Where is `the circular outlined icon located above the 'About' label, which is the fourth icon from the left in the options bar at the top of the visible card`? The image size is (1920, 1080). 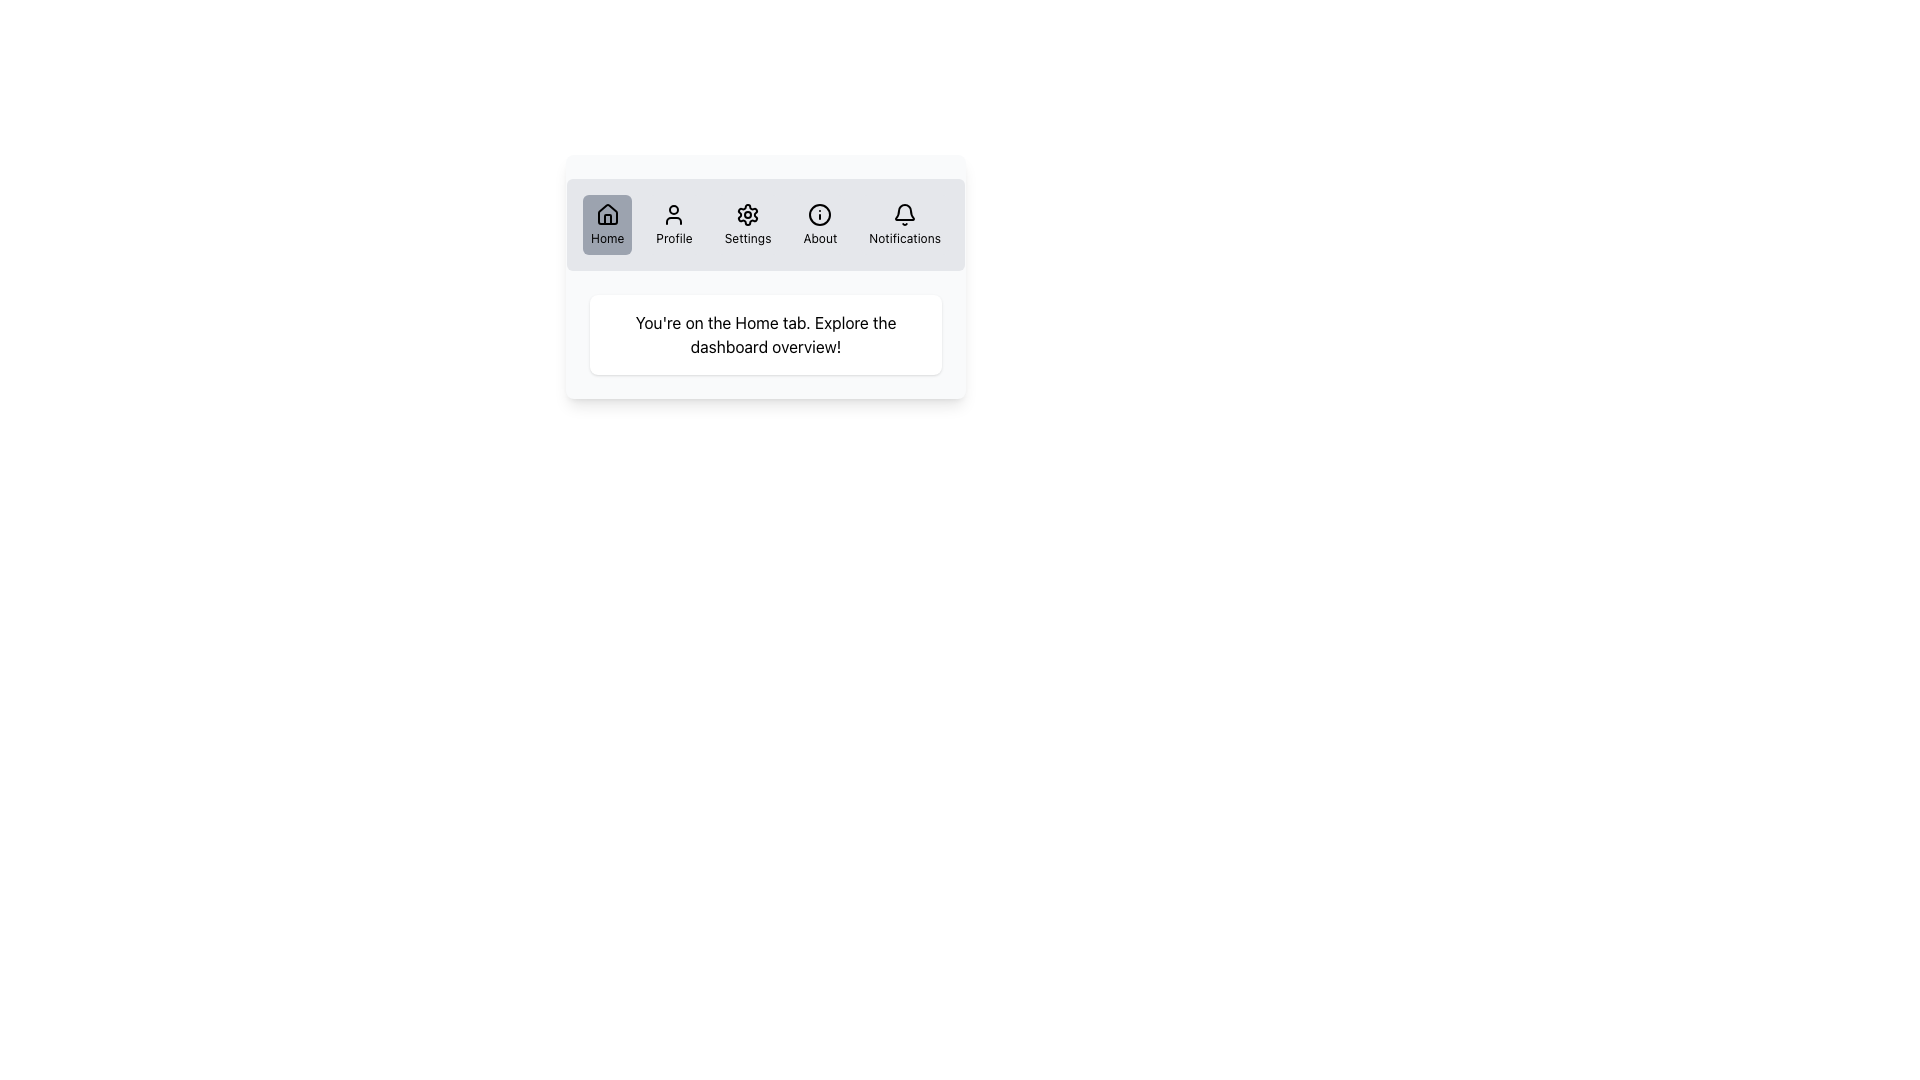
the circular outlined icon located above the 'About' label, which is the fourth icon from the left in the options bar at the top of the visible card is located at coordinates (820, 215).